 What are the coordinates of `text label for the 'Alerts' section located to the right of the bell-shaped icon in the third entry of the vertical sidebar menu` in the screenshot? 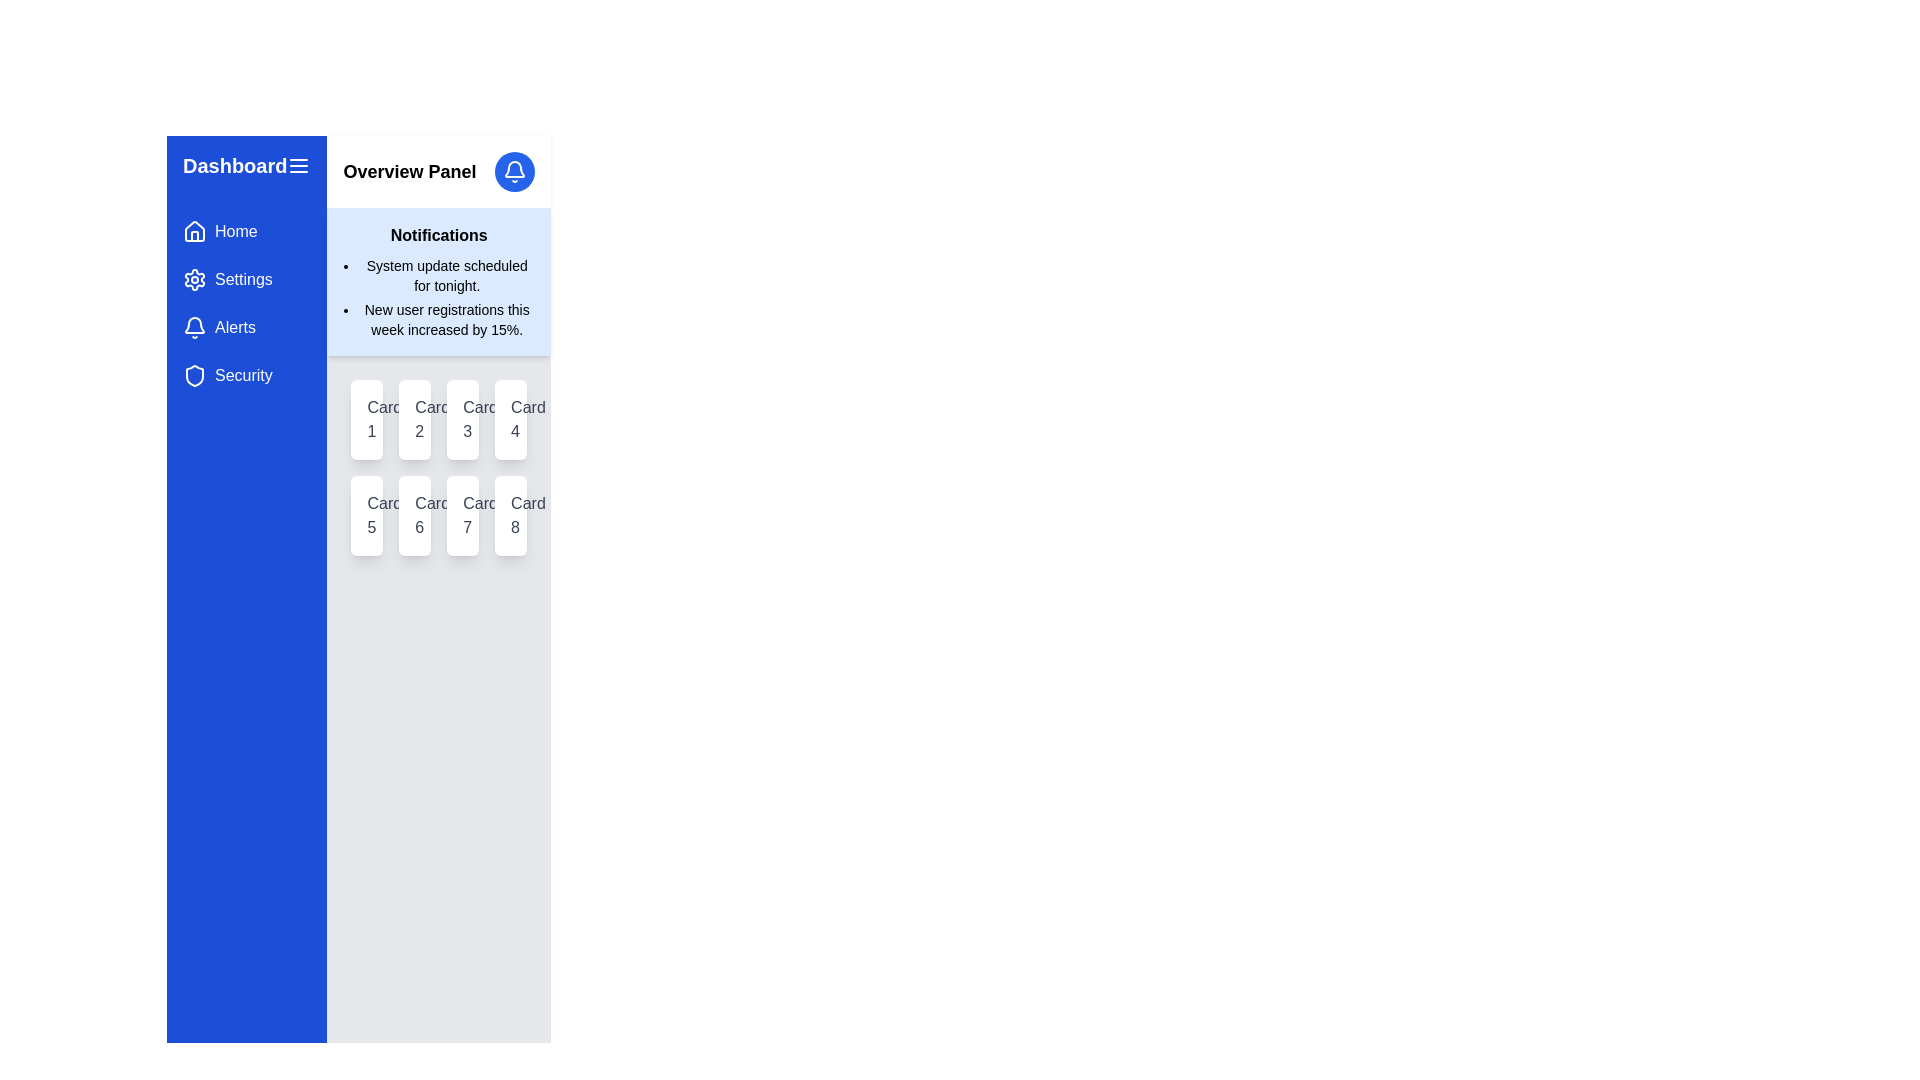 It's located at (235, 326).